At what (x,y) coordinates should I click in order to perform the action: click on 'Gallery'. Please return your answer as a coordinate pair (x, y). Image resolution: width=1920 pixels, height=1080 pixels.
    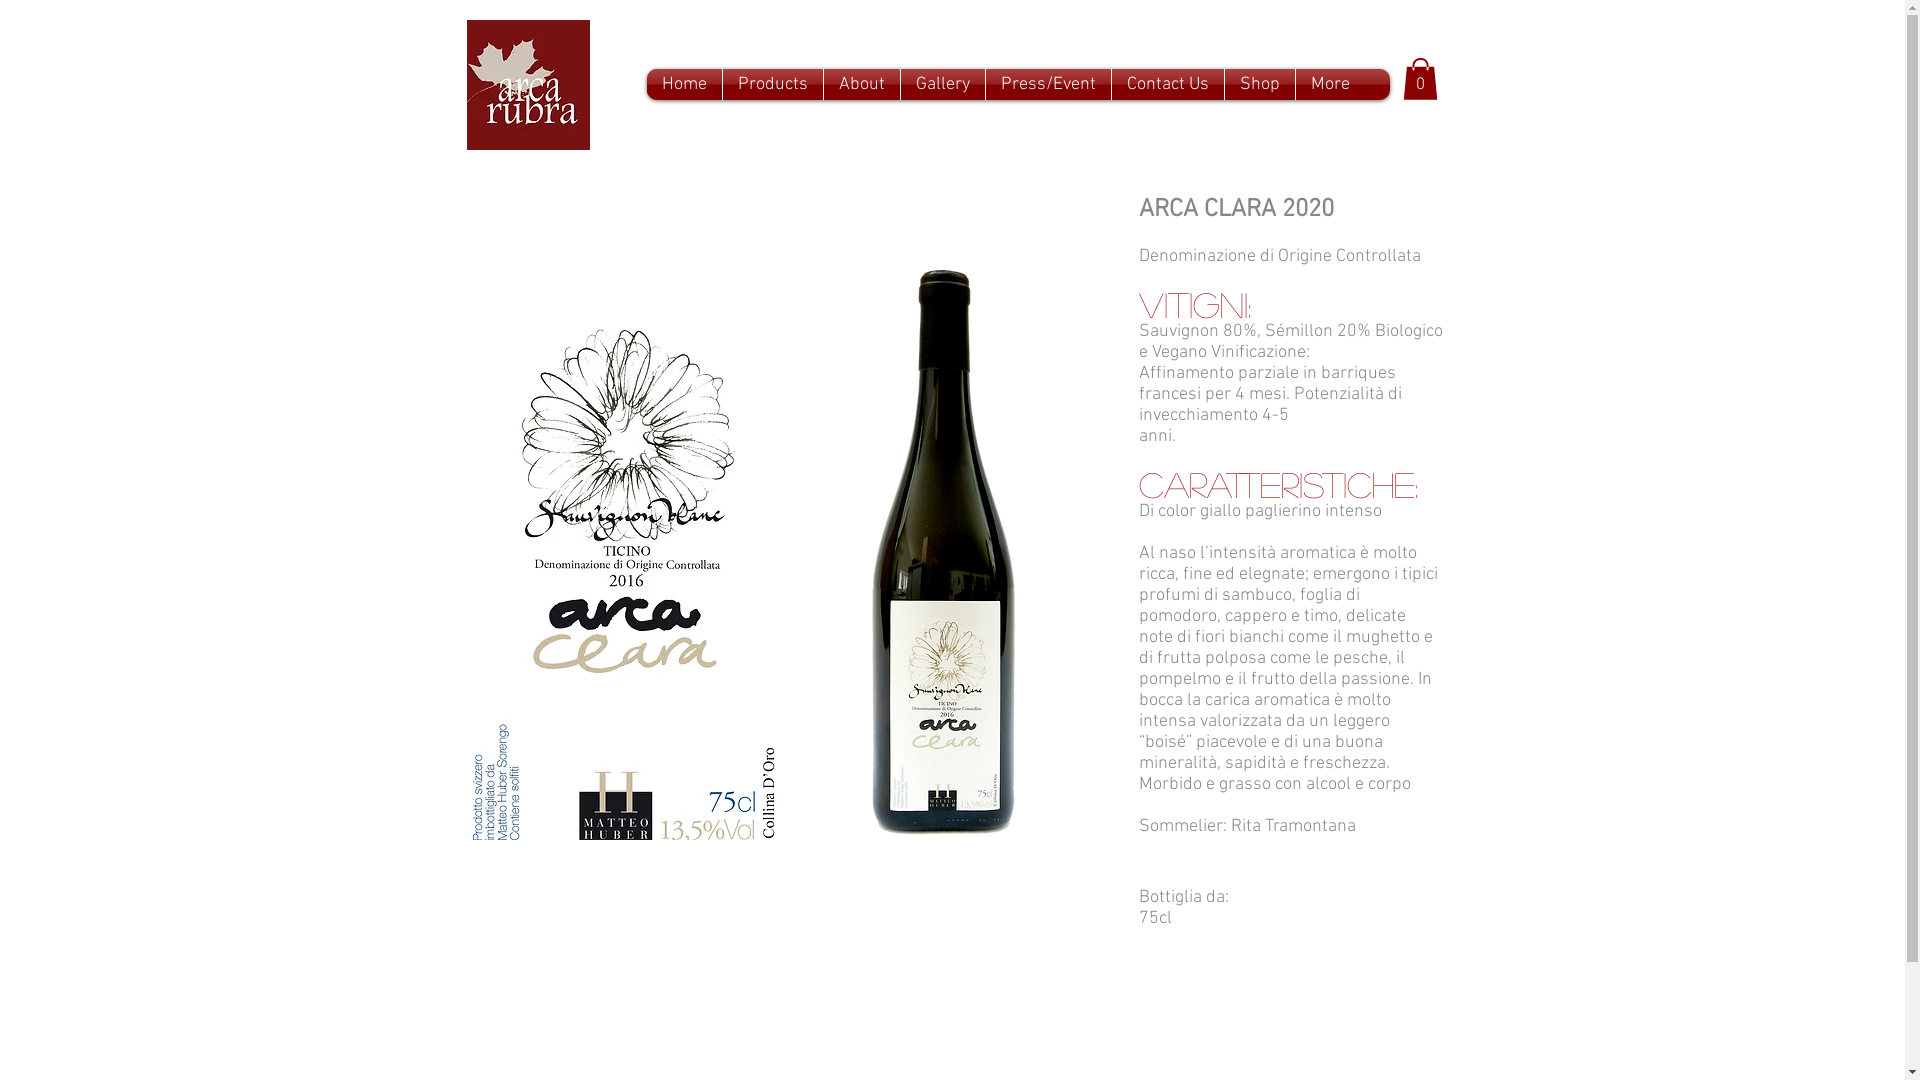
    Looking at the image, I should click on (940, 83).